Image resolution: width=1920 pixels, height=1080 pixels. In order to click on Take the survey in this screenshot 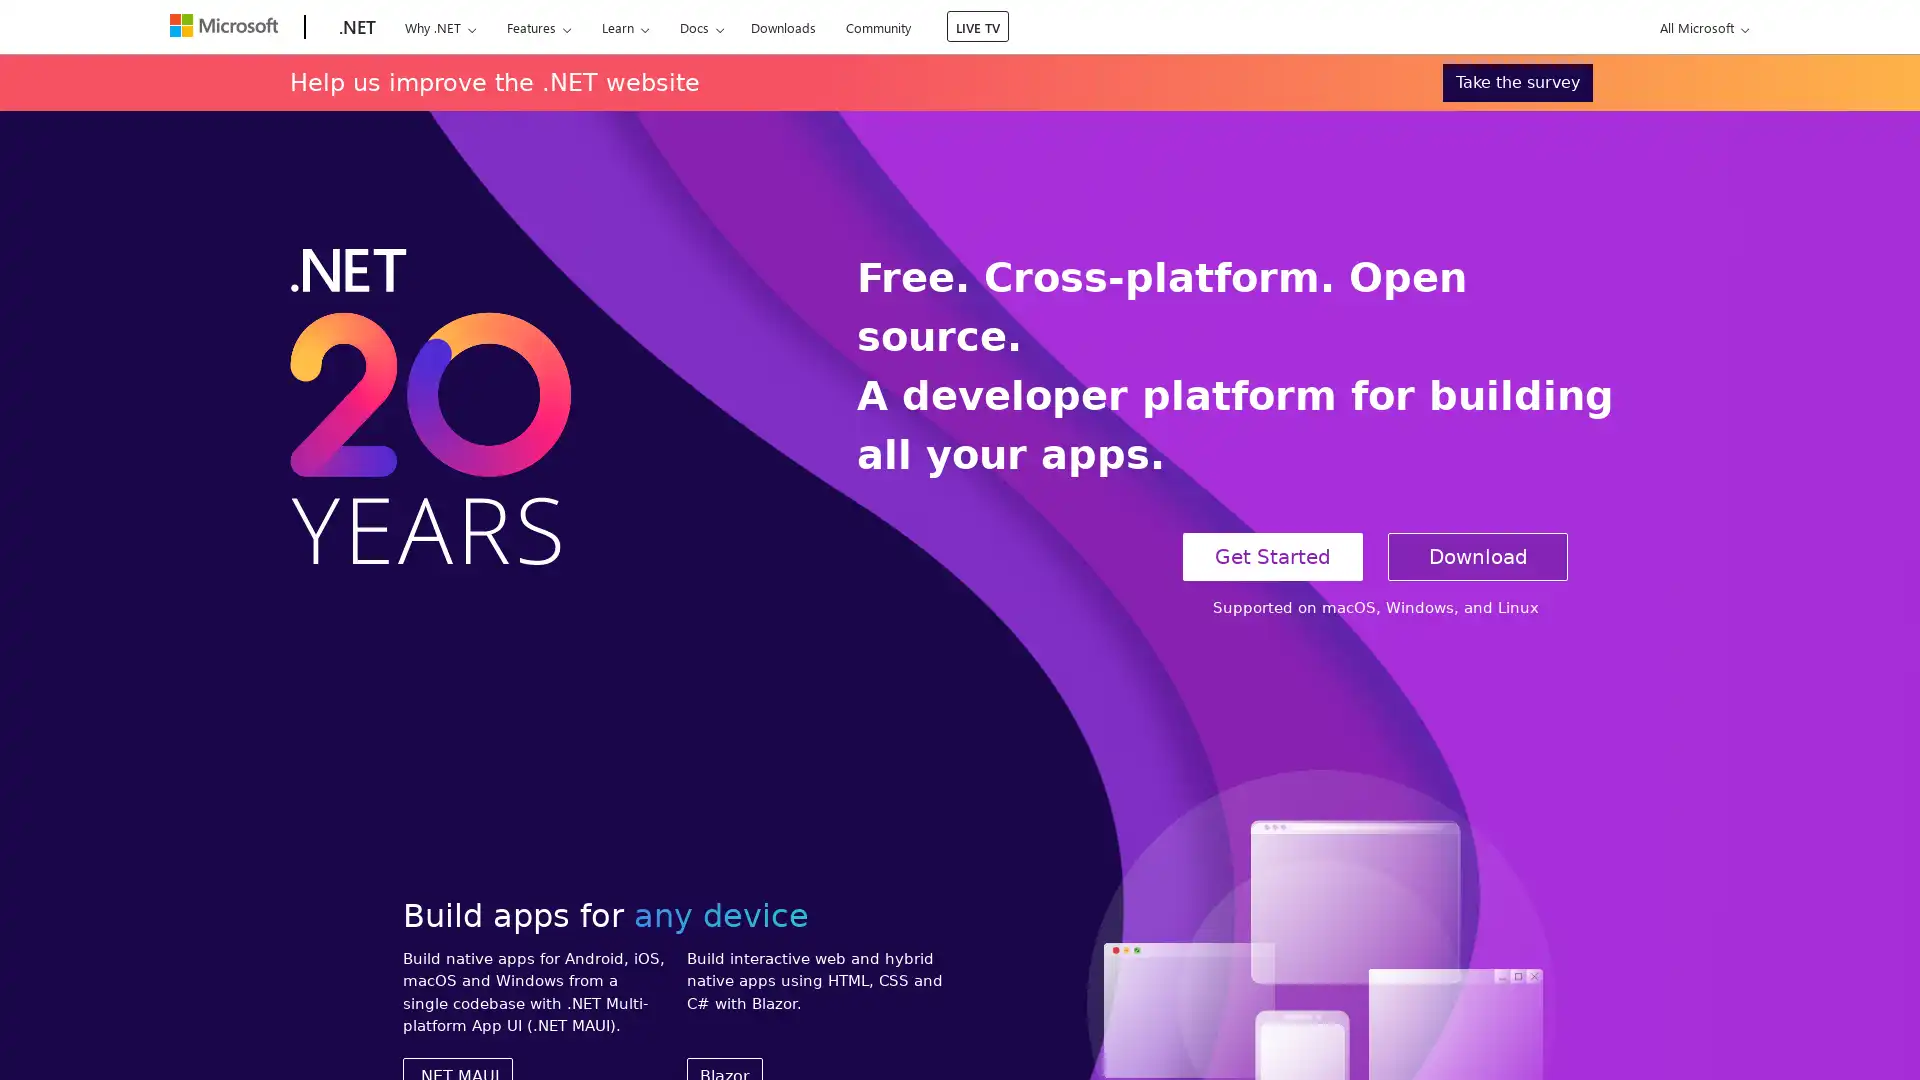, I will do `click(1516, 82)`.